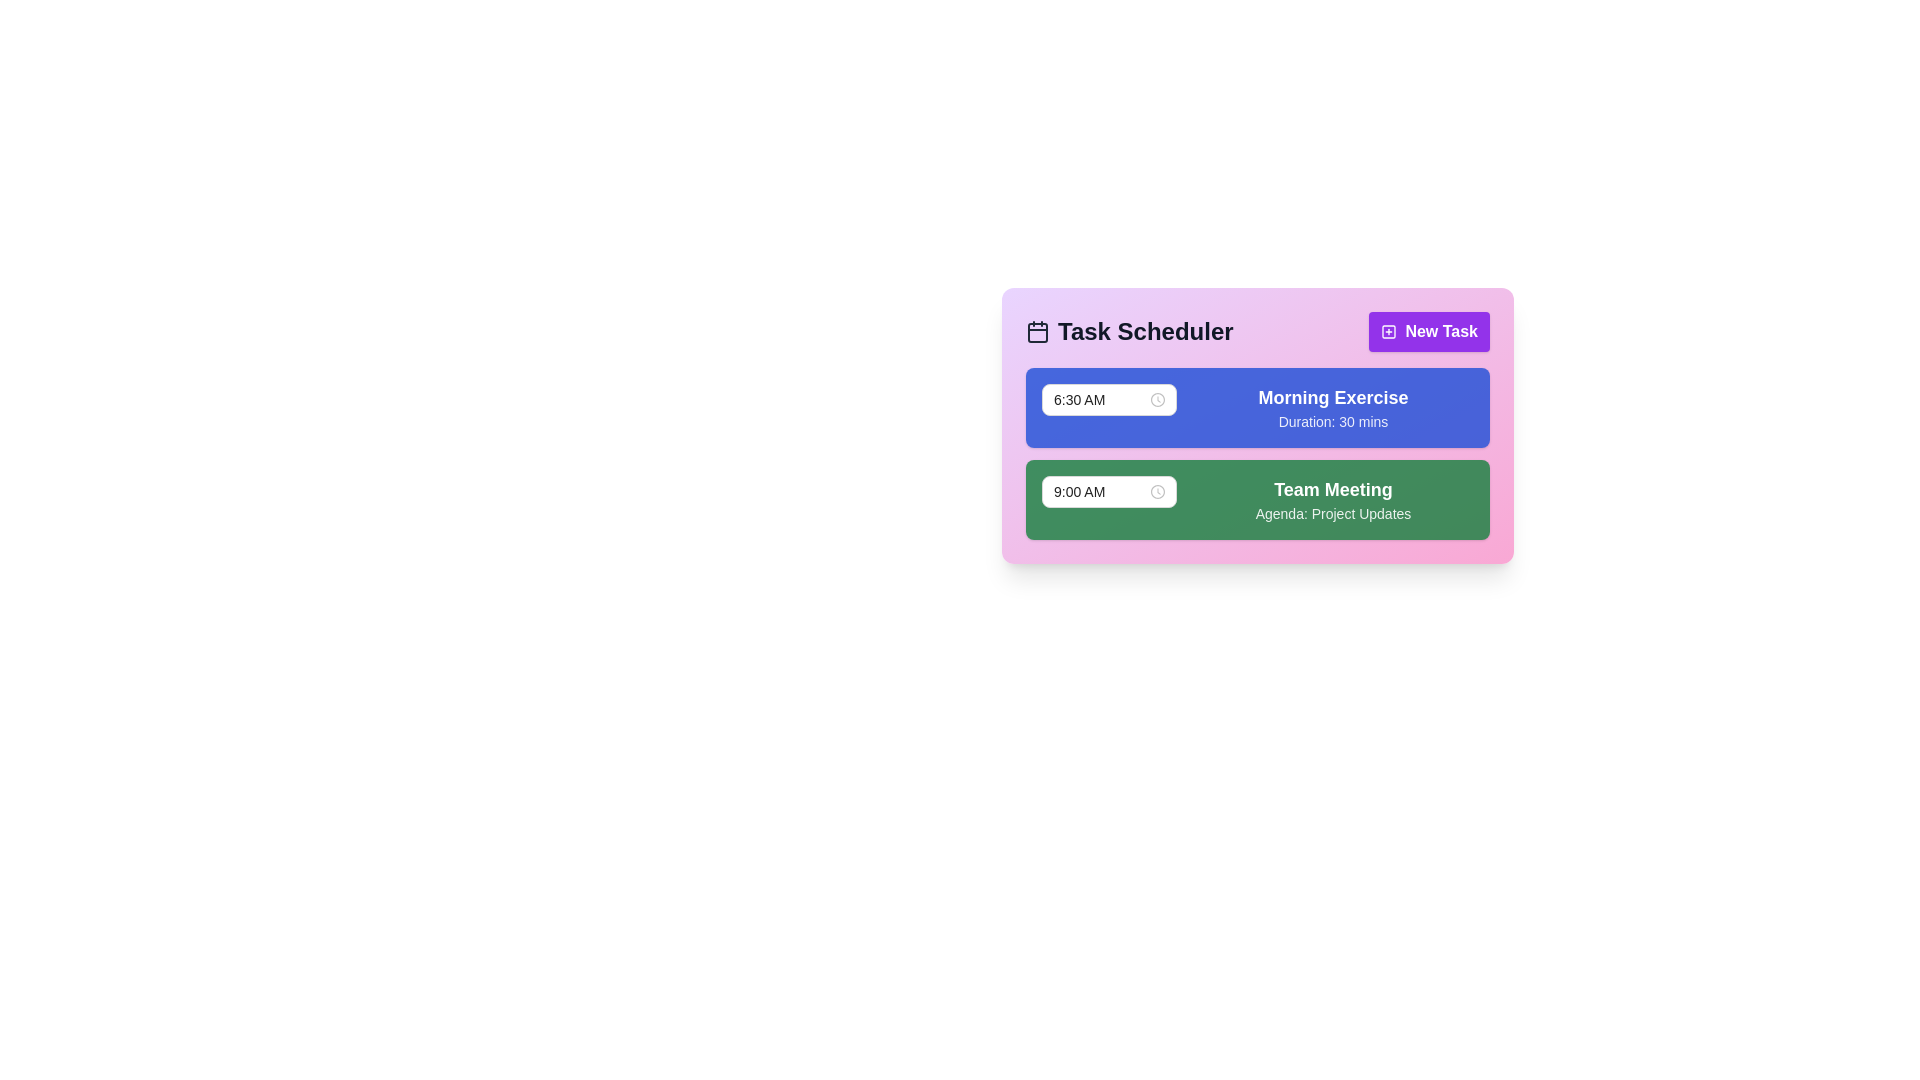  Describe the element at coordinates (1099, 492) in the screenshot. I see `the input field displaying '9:00 AM'` at that location.